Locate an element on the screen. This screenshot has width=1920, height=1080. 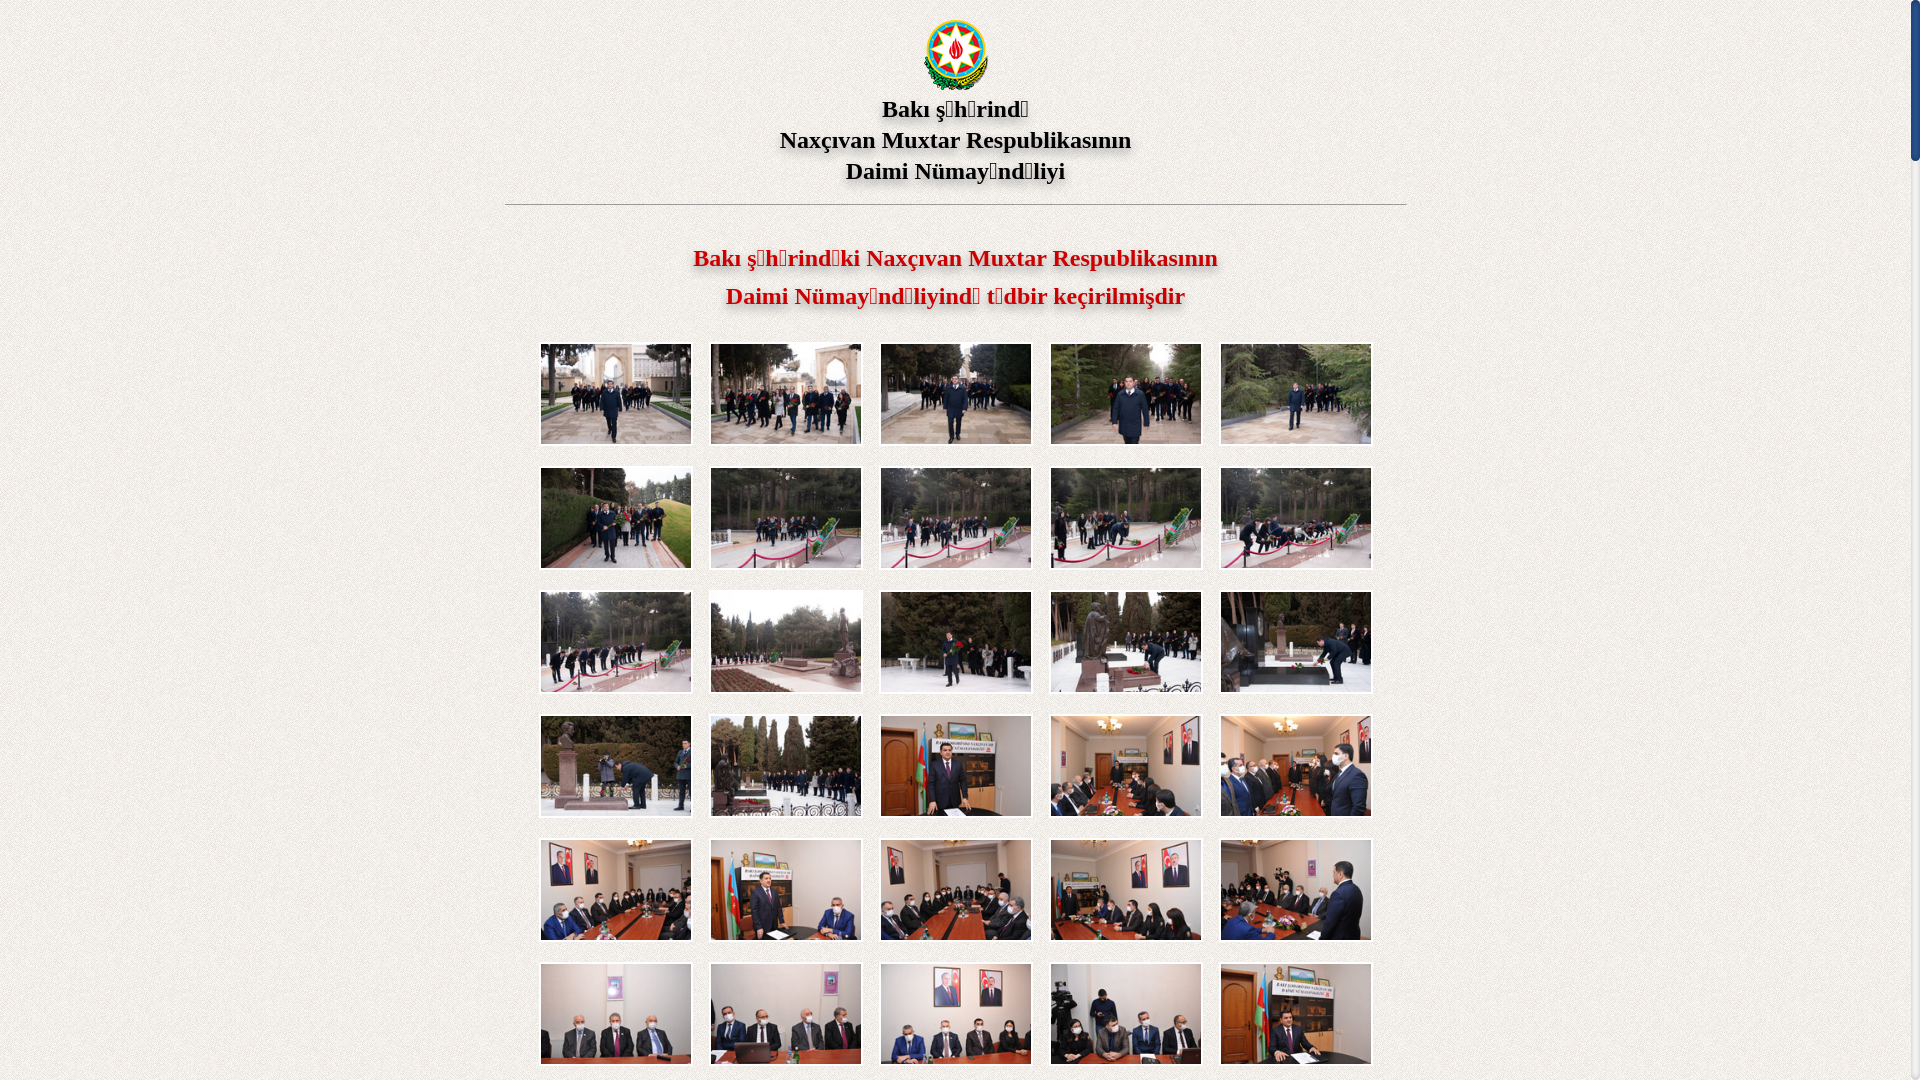
'Click to enlarge' is located at coordinates (613, 641).